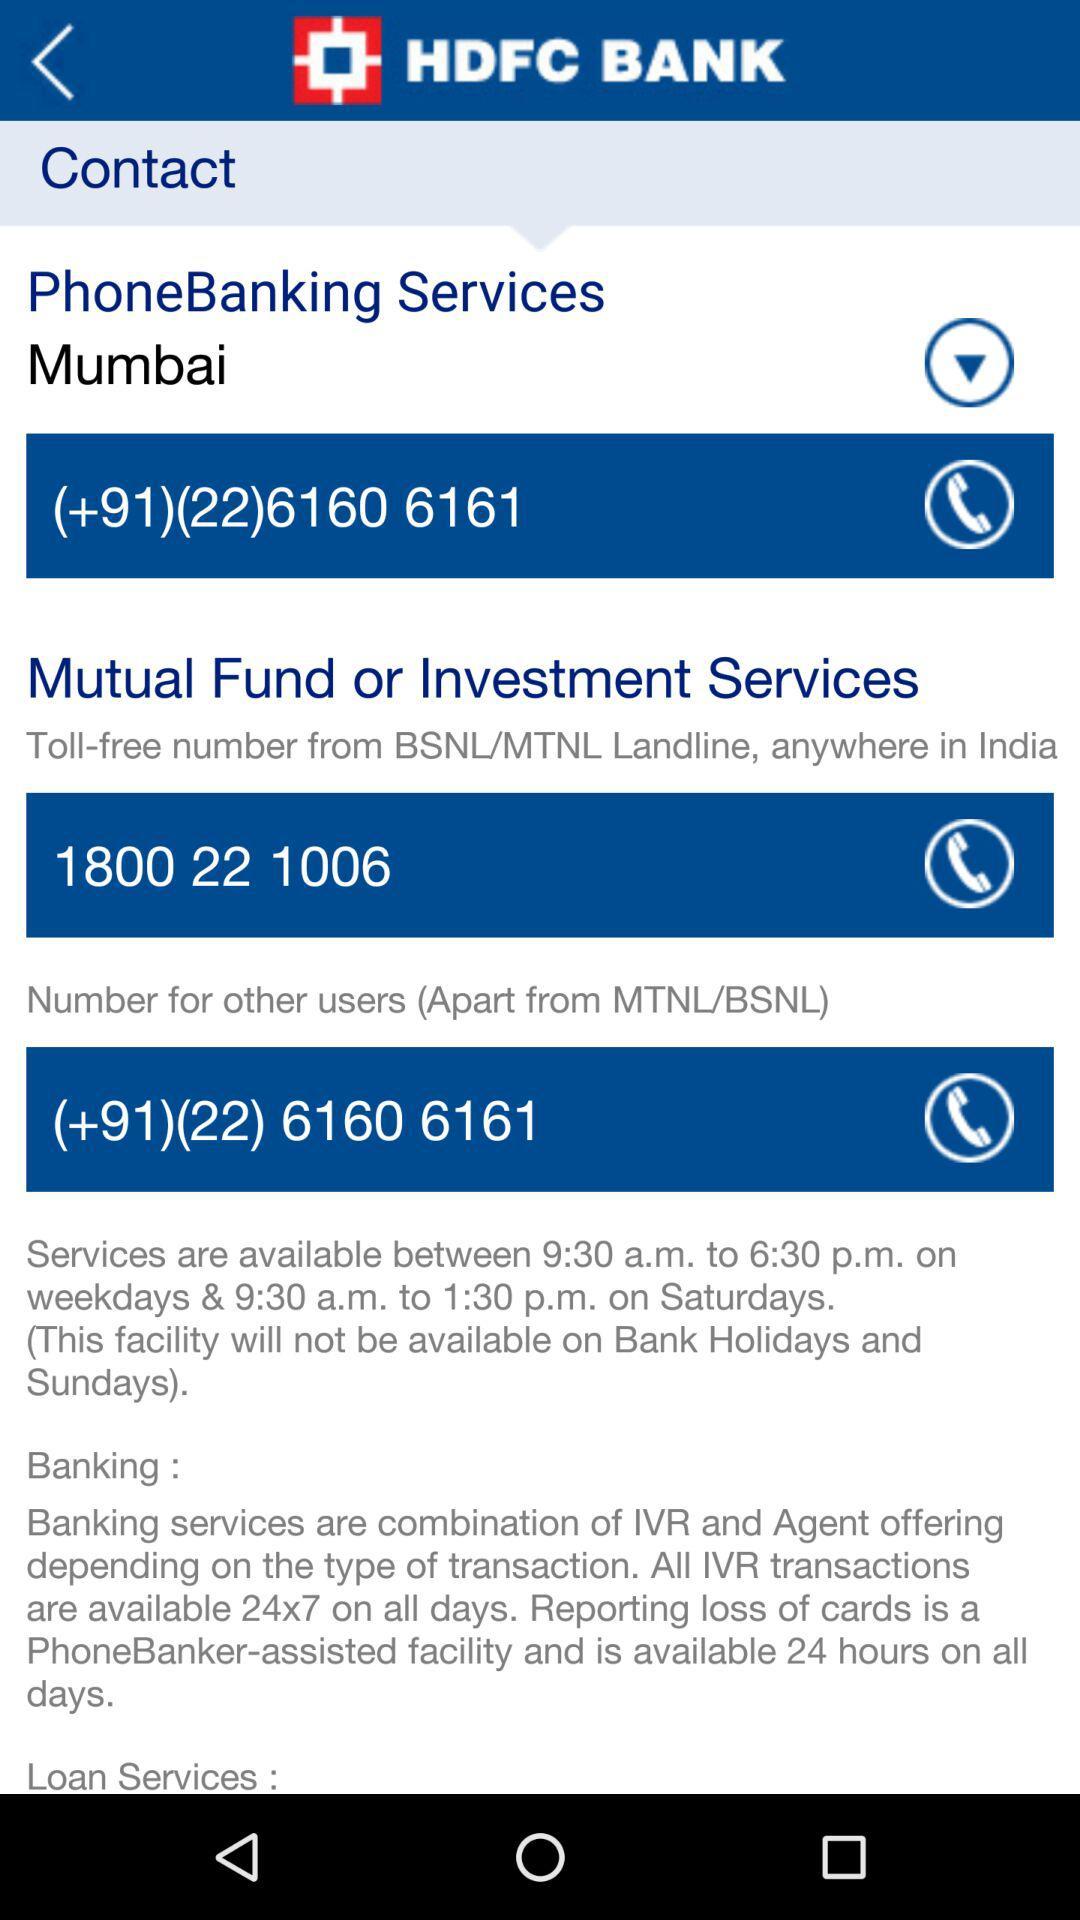  Describe the element at coordinates (968, 863) in the screenshot. I see `item next to the 1800 22 1006 app` at that location.